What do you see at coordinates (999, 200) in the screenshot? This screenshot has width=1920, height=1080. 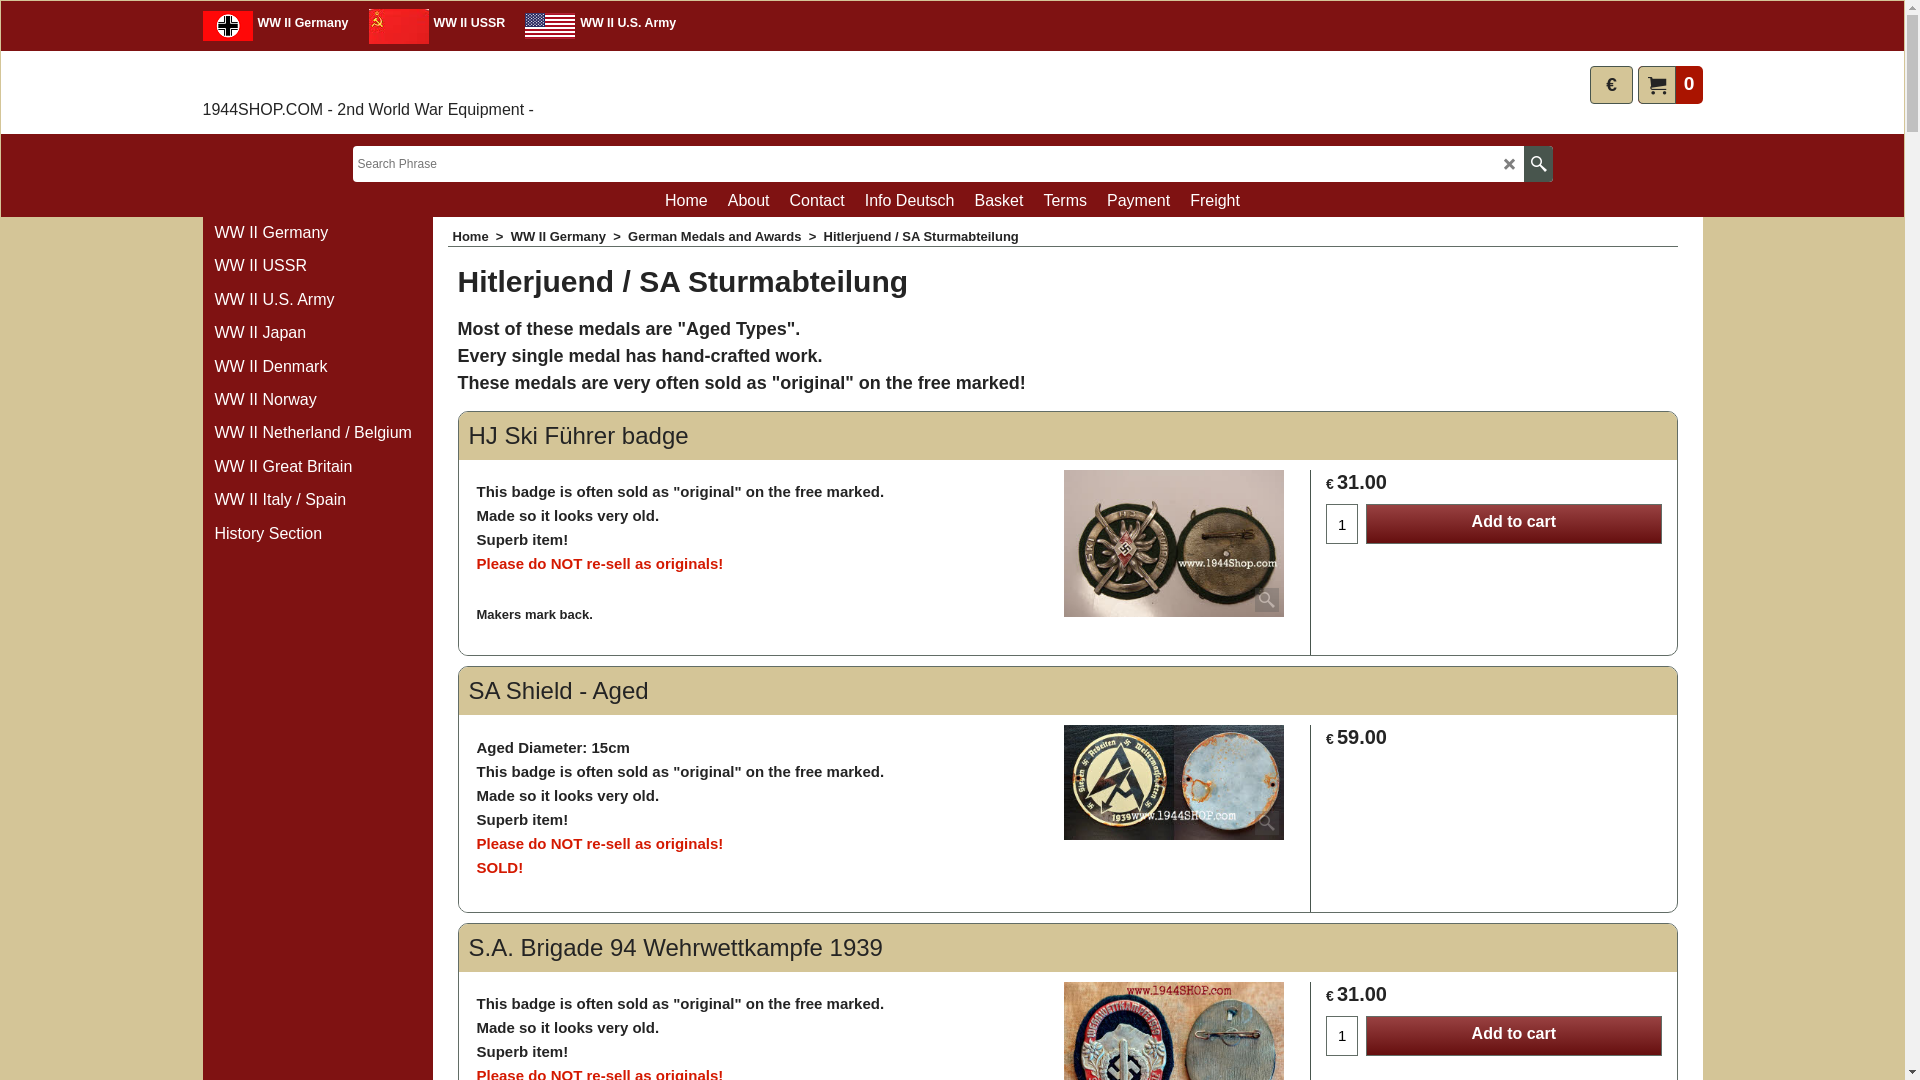 I see `'Basket'` at bounding box center [999, 200].